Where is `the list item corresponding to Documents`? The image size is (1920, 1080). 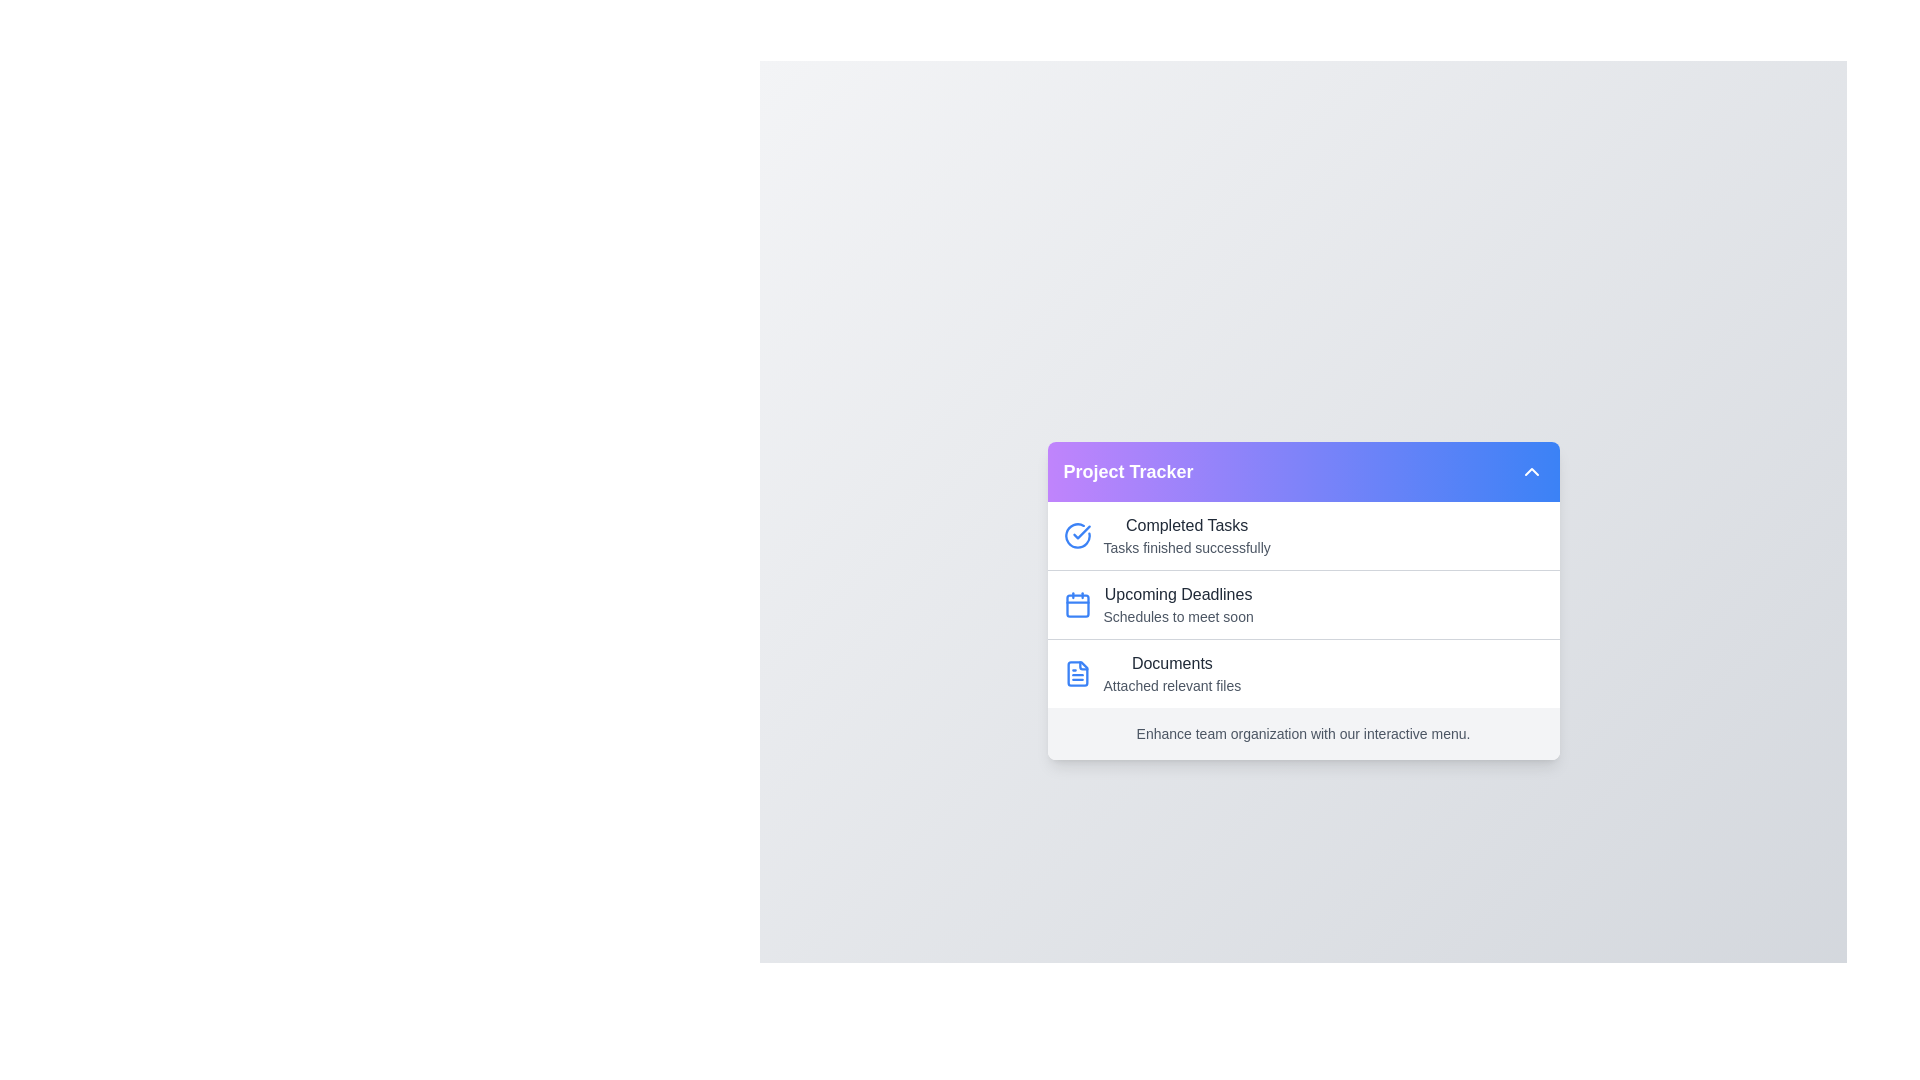
the list item corresponding to Documents is located at coordinates (1303, 673).